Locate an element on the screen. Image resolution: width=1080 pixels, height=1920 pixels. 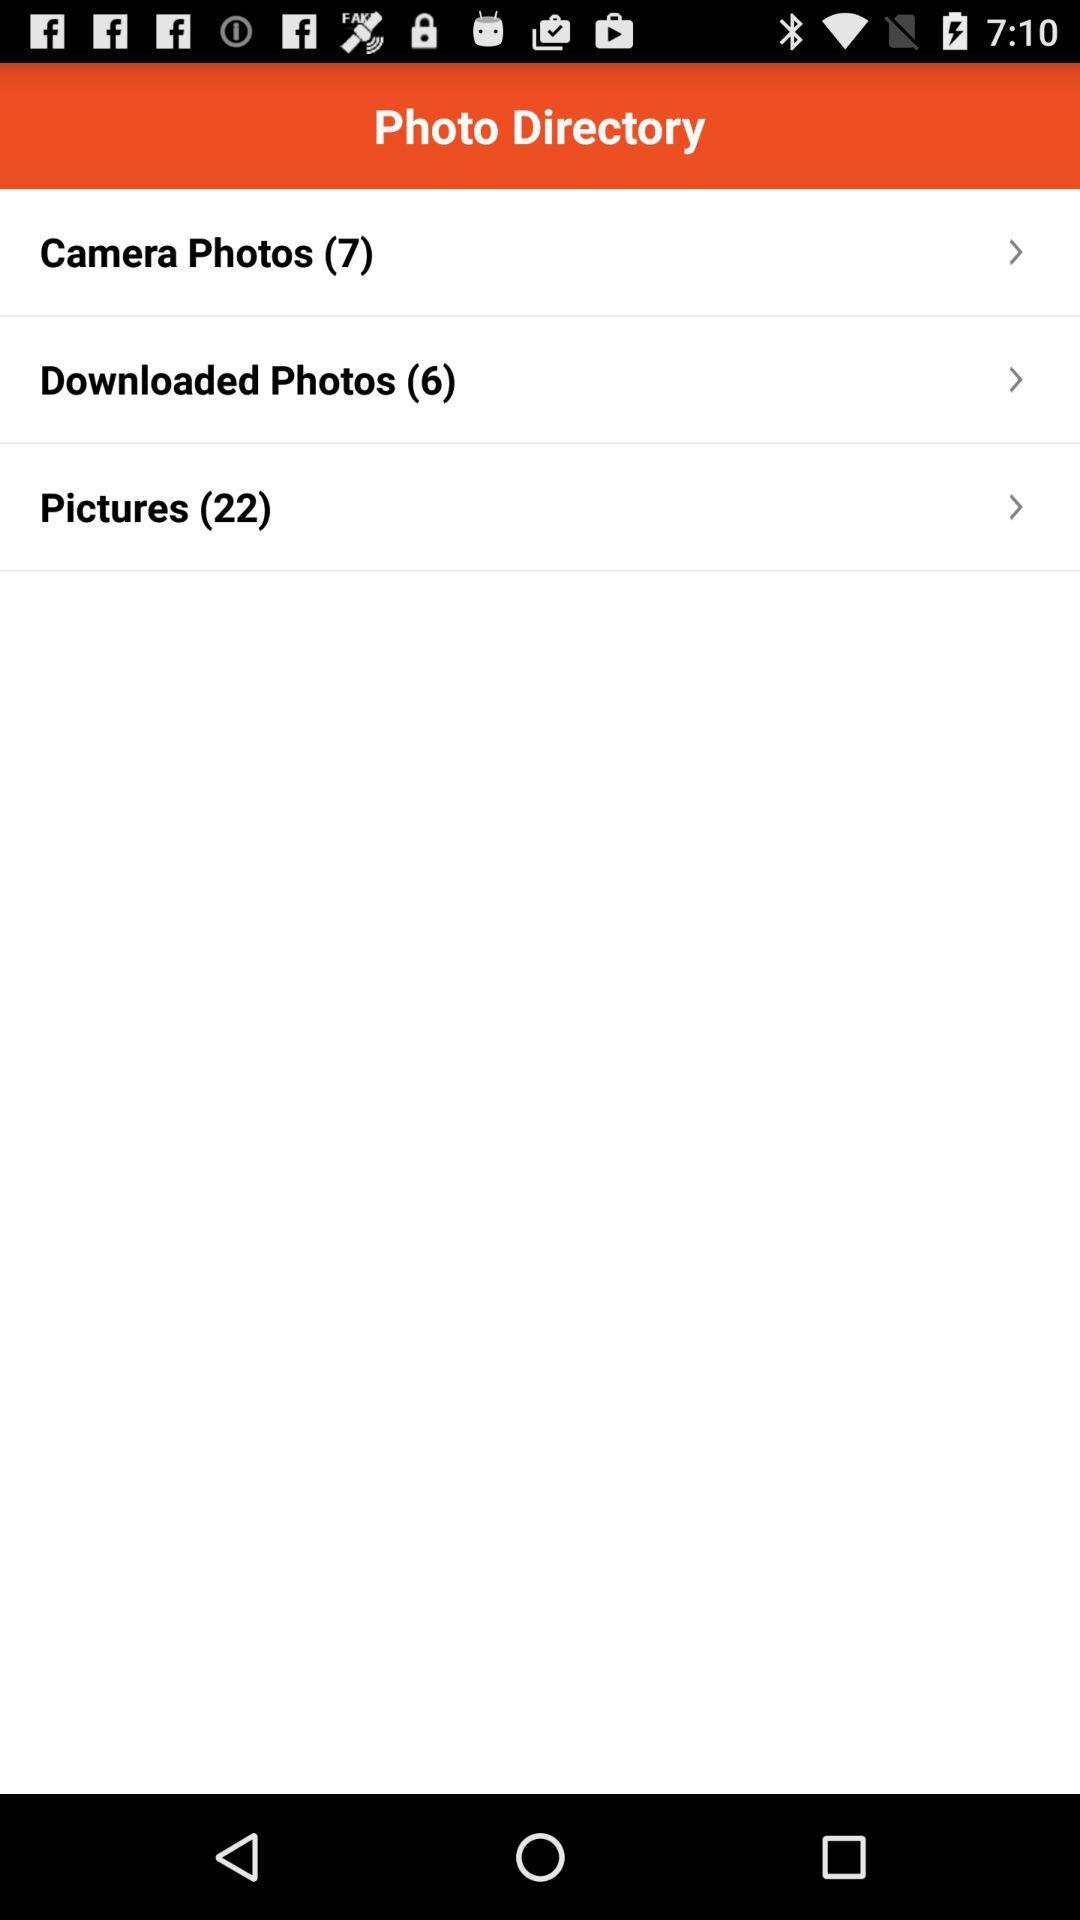
downloaded photos (6) item is located at coordinates (247, 379).